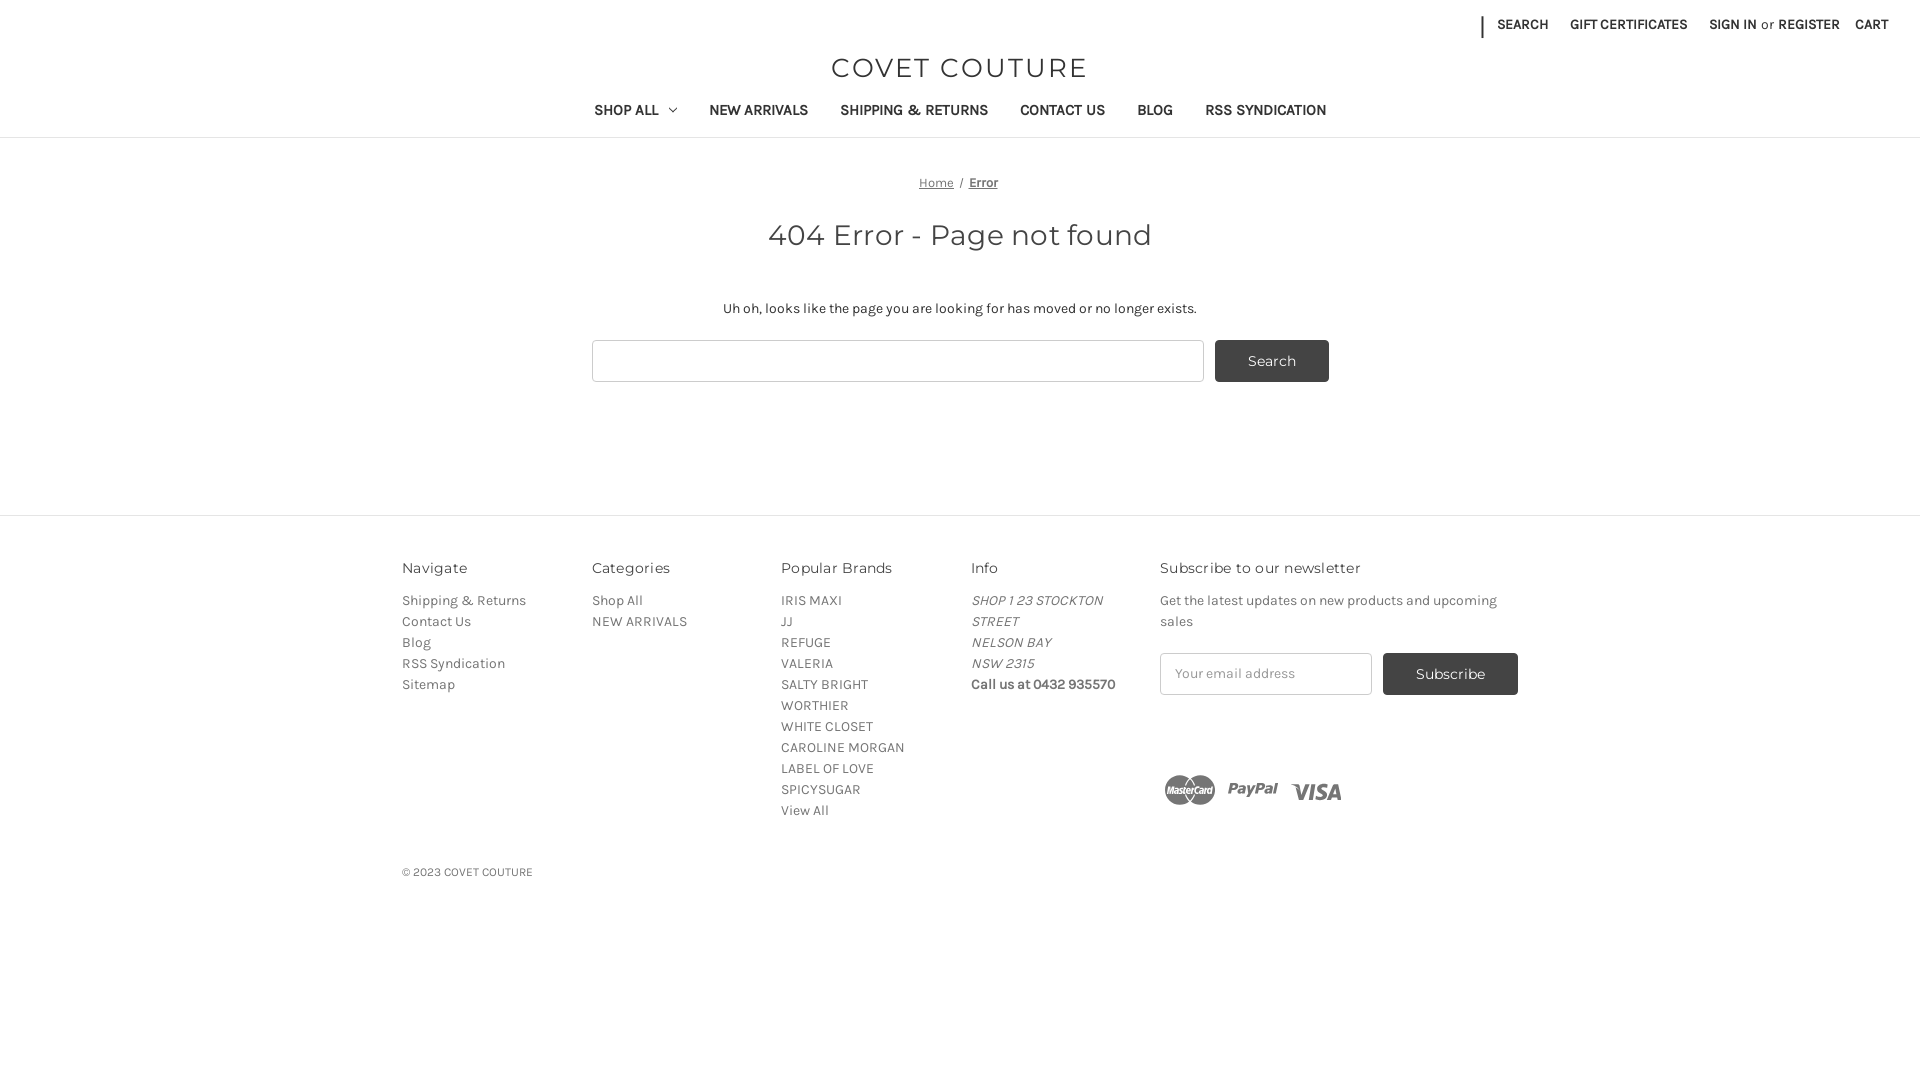 The height and width of the screenshot is (1080, 1920). What do you see at coordinates (401, 683) in the screenshot?
I see `'Sitemap'` at bounding box center [401, 683].